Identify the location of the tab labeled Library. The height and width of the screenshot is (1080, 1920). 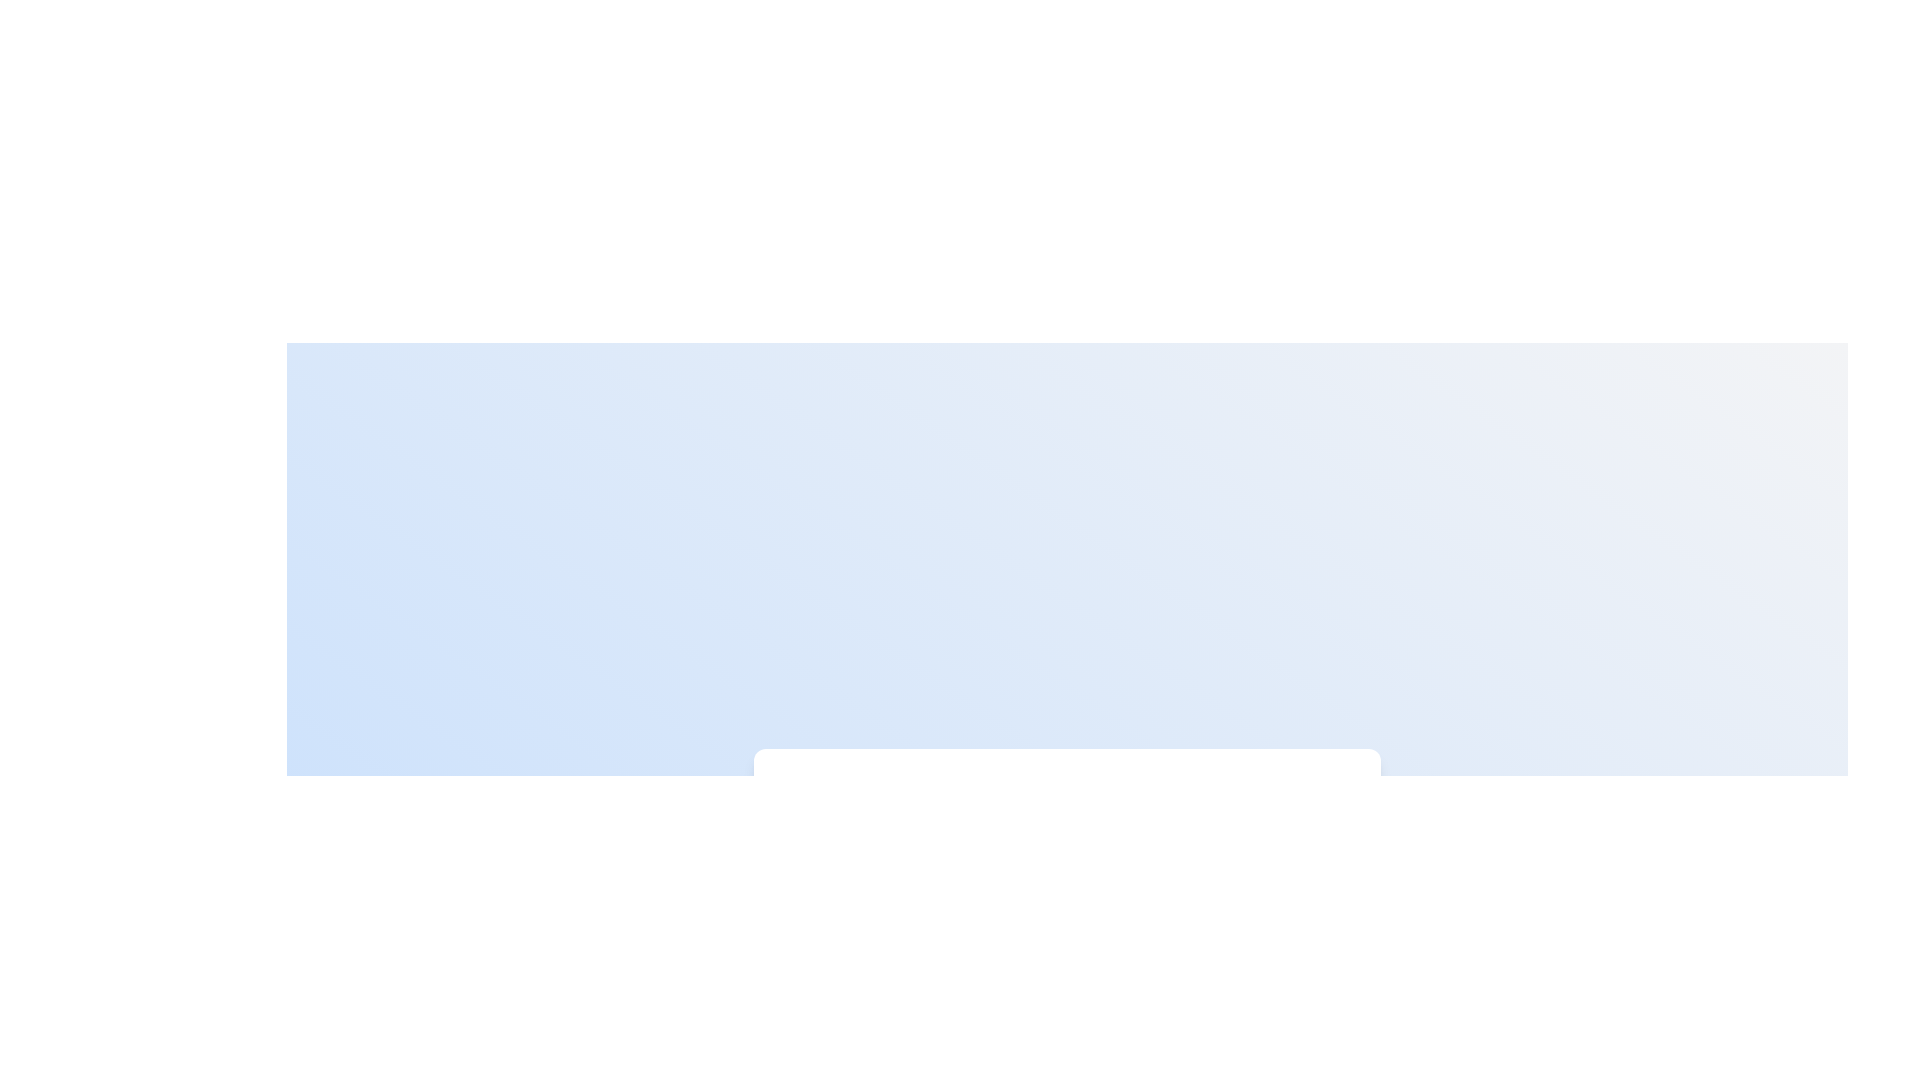
(1148, 807).